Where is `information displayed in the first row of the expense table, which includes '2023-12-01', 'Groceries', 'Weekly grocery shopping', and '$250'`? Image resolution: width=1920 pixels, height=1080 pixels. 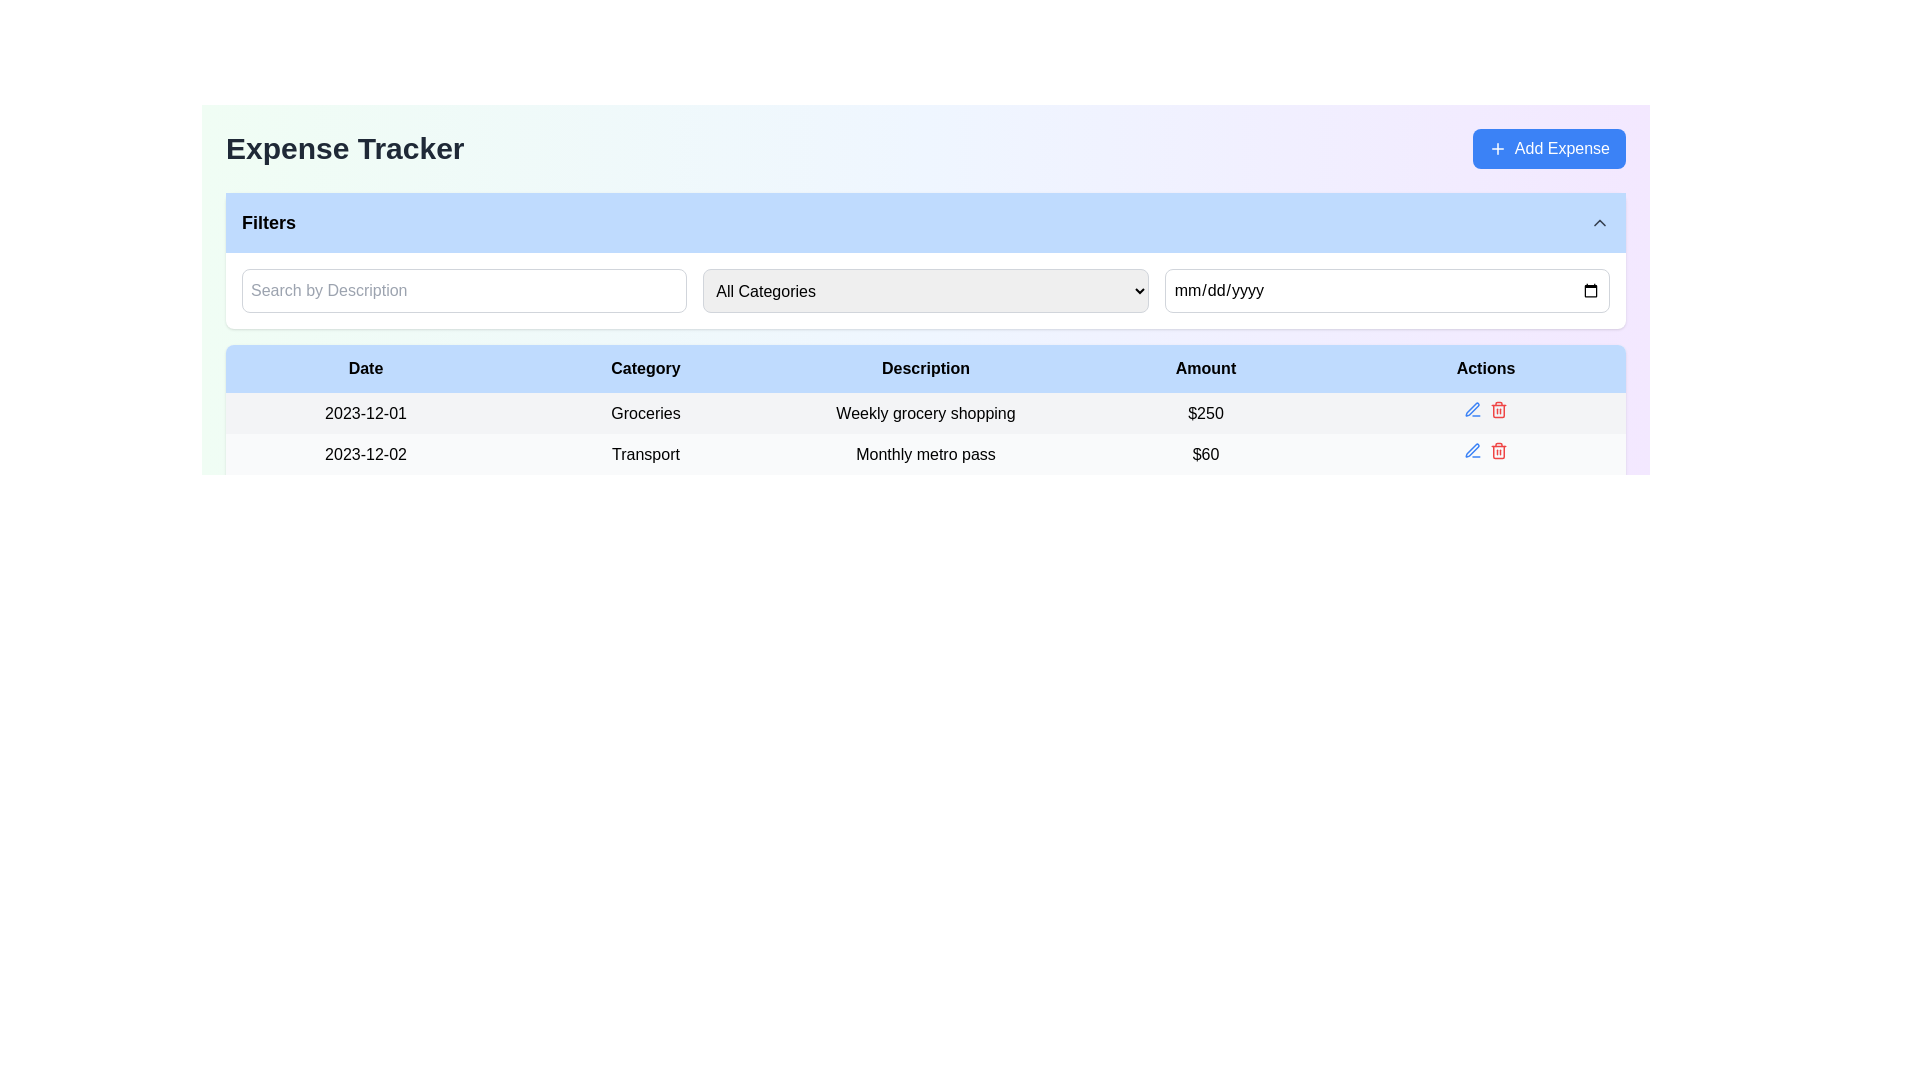 information displayed in the first row of the expense table, which includes '2023-12-01', 'Groceries', 'Weekly grocery shopping', and '$250' is located at coordinates (925, 411).